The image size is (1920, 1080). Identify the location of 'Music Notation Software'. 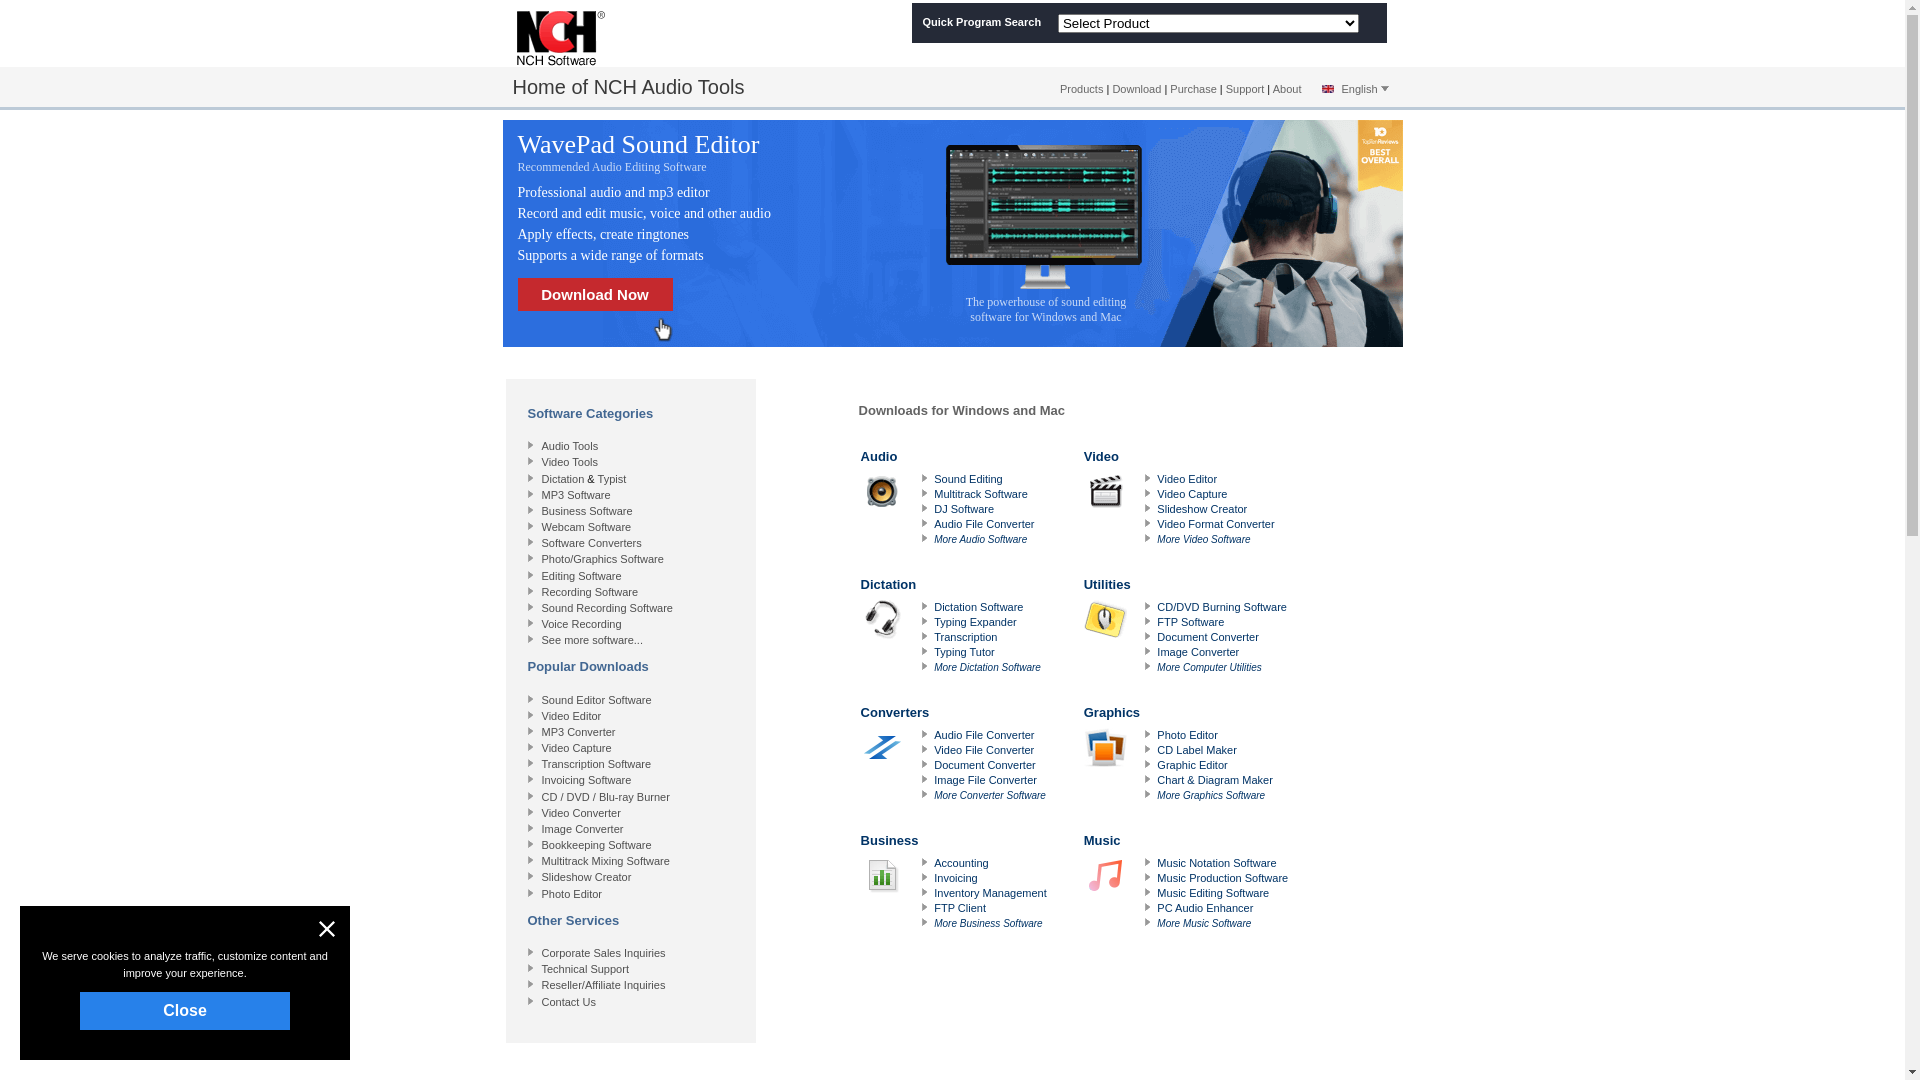
(1215, 862).